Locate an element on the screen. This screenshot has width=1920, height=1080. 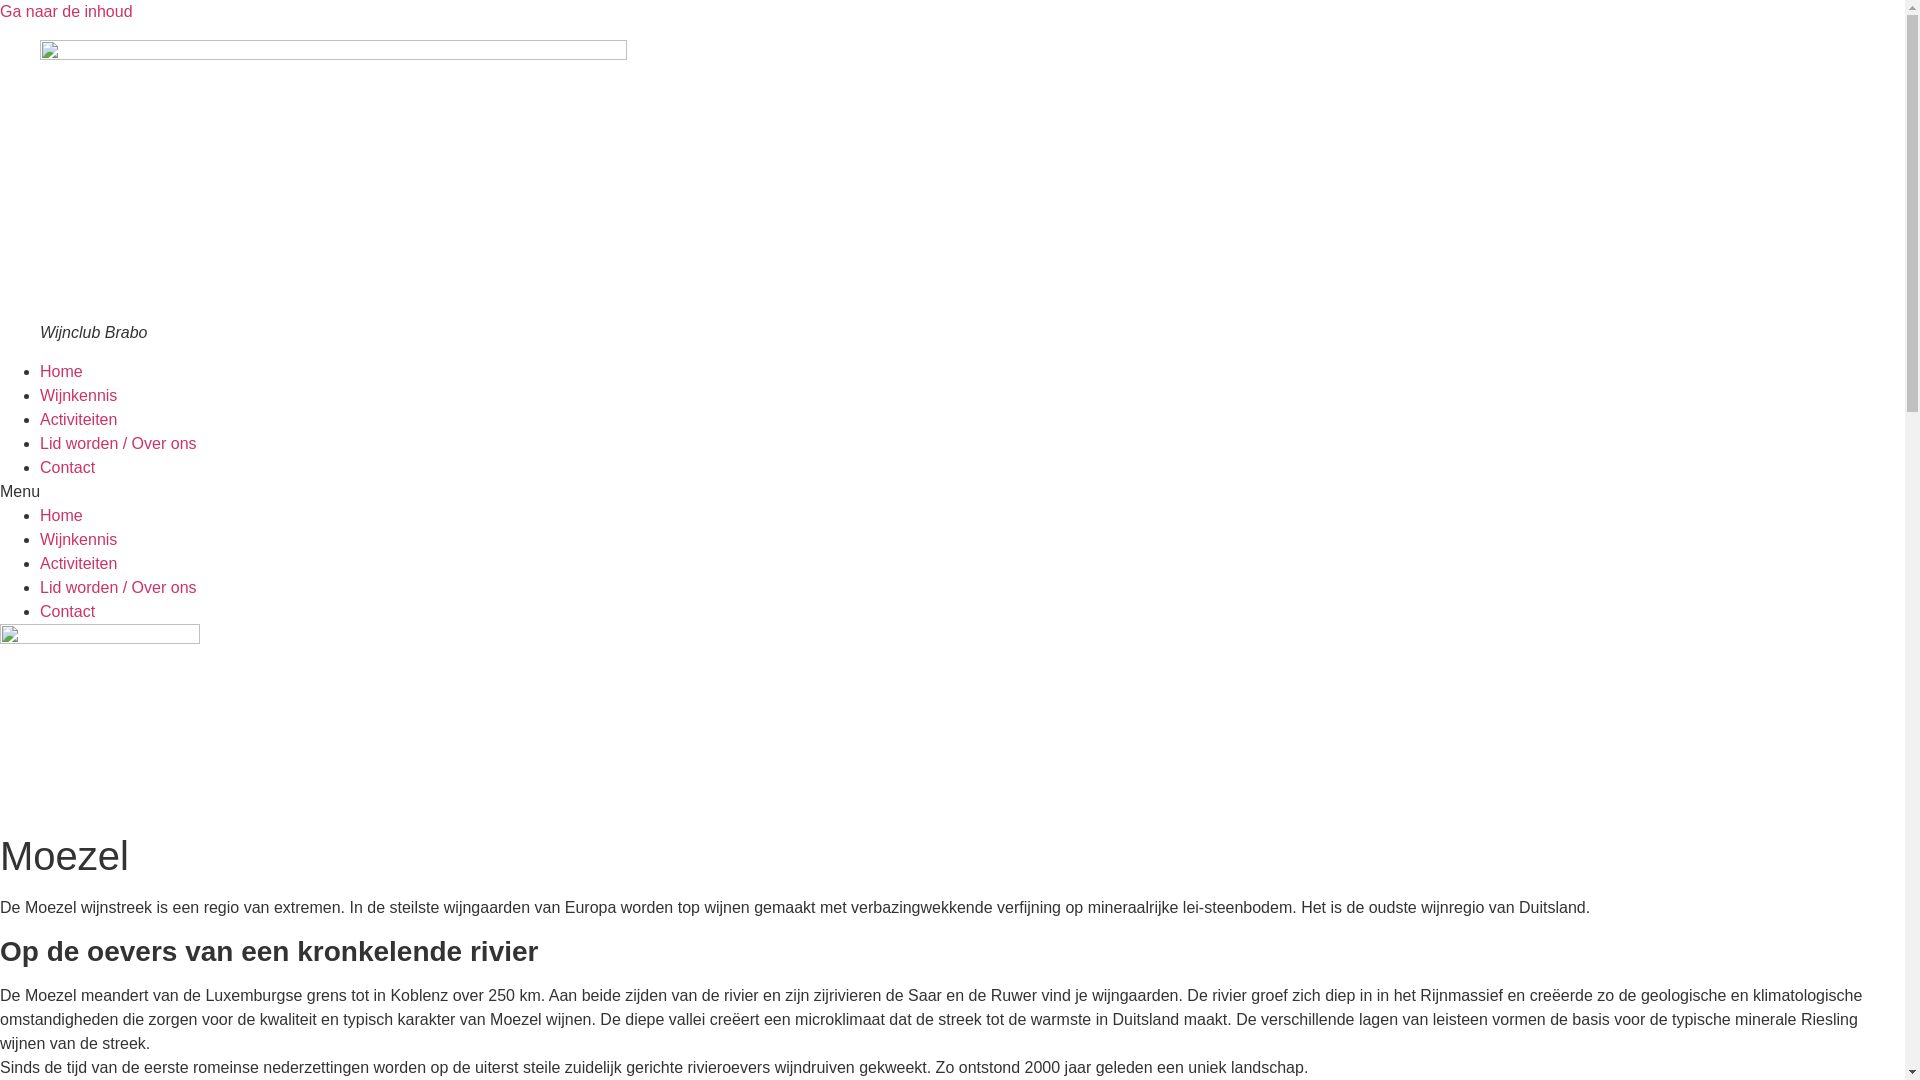
'Home' is located at coordinates (61, 371).